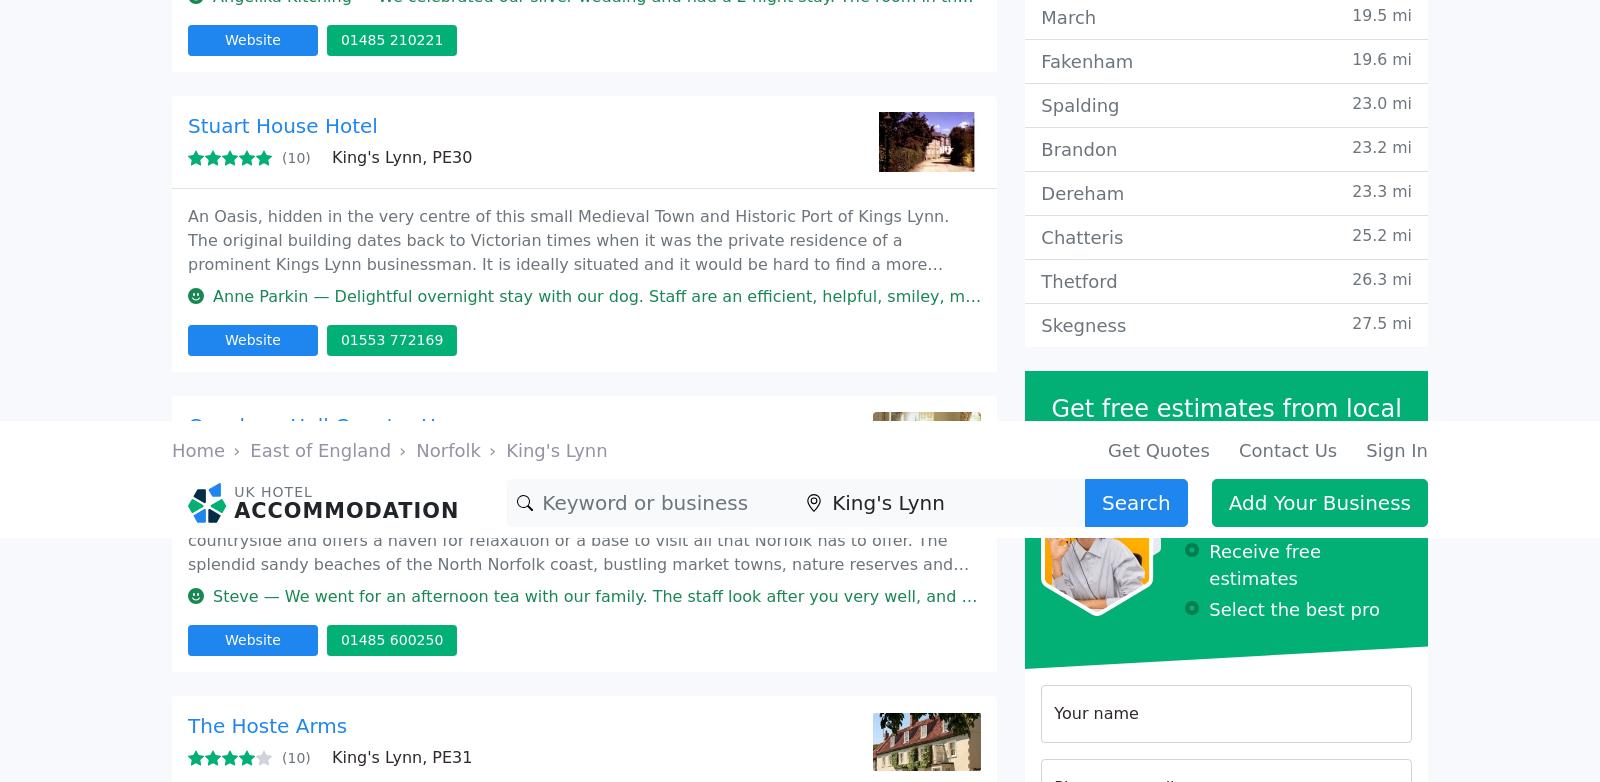 This screenshot has width=1600, height=782. What do you see at coordinates (1301, 283) in the screenshot?
I see `'Cookies policy'` at bounding box center [1301, 283].